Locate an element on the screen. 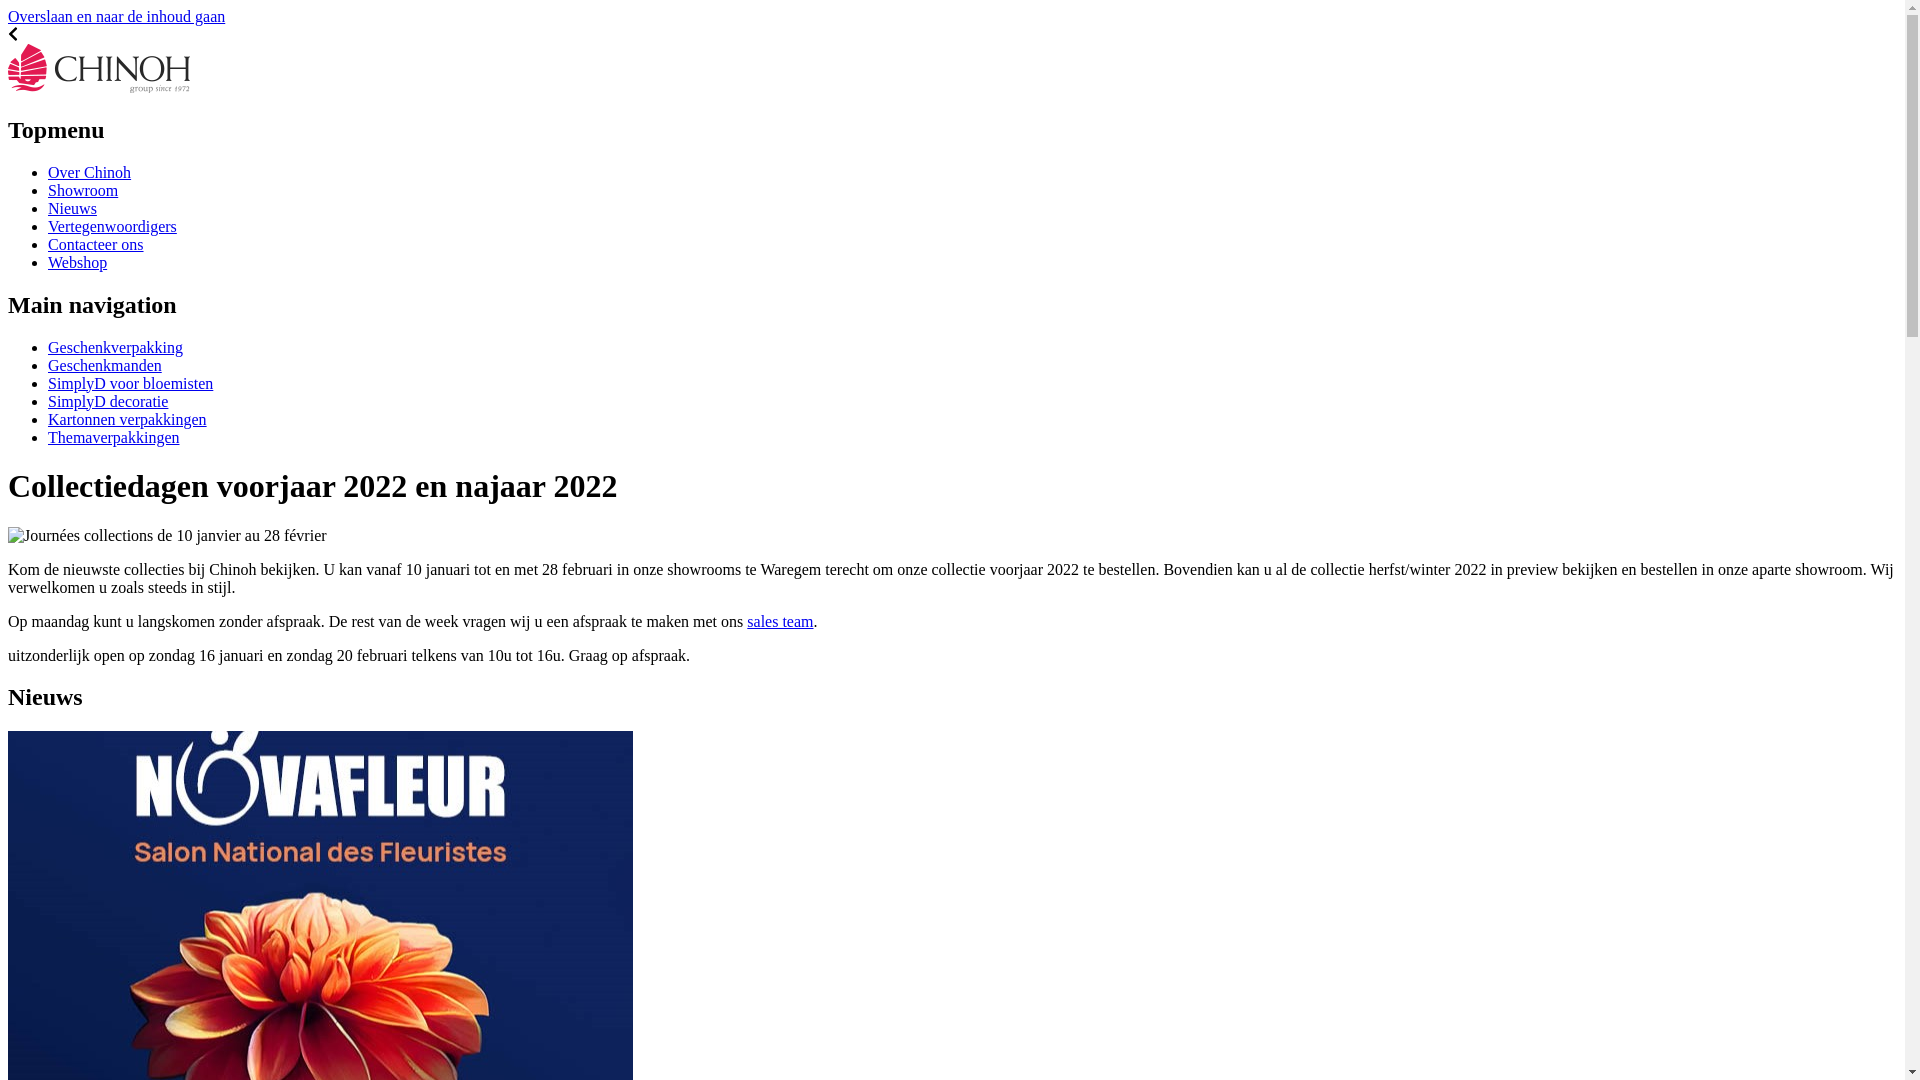 The image size is (1920, 1080). 'Kartonnen verpakkingen' is located at coordinates (48, 418).